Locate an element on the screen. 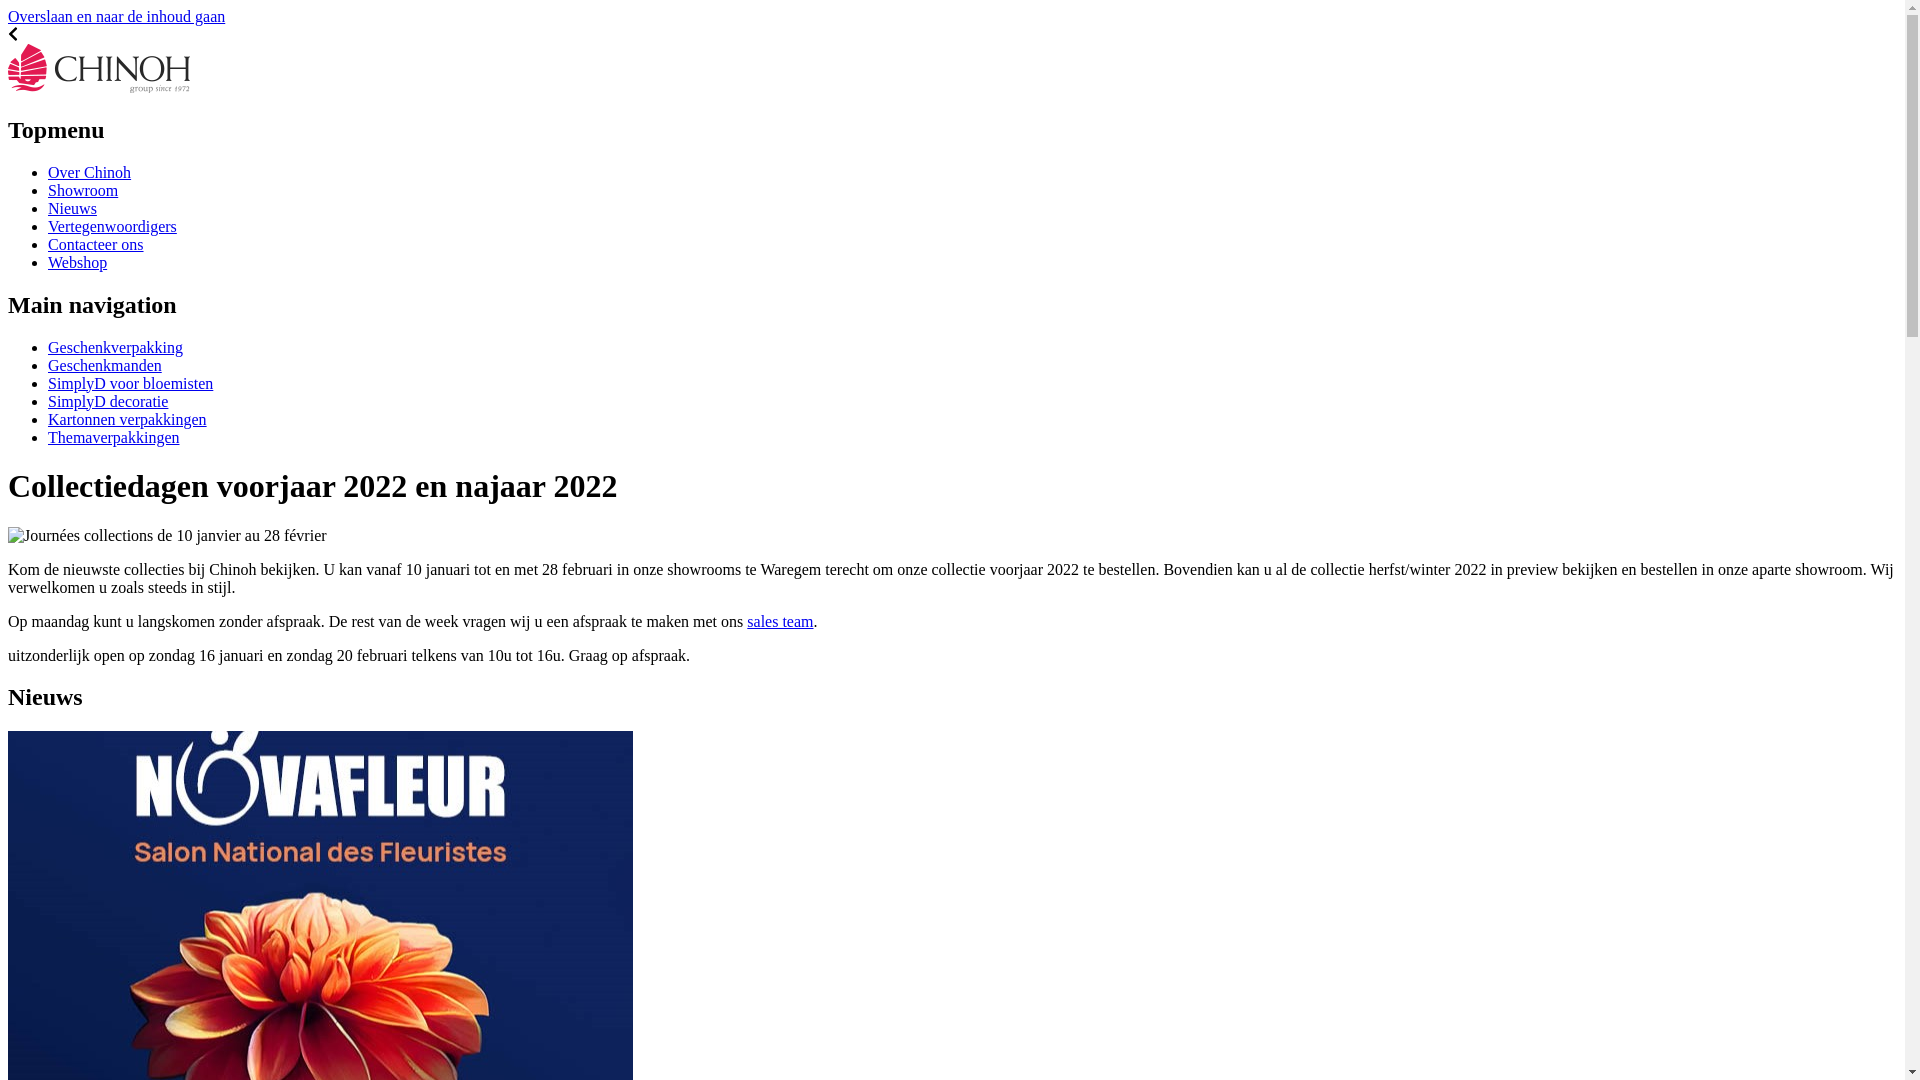 The image size is (1920, 1080). 'Kartonnen verpakkingen' is located at coordinates (48, 418).